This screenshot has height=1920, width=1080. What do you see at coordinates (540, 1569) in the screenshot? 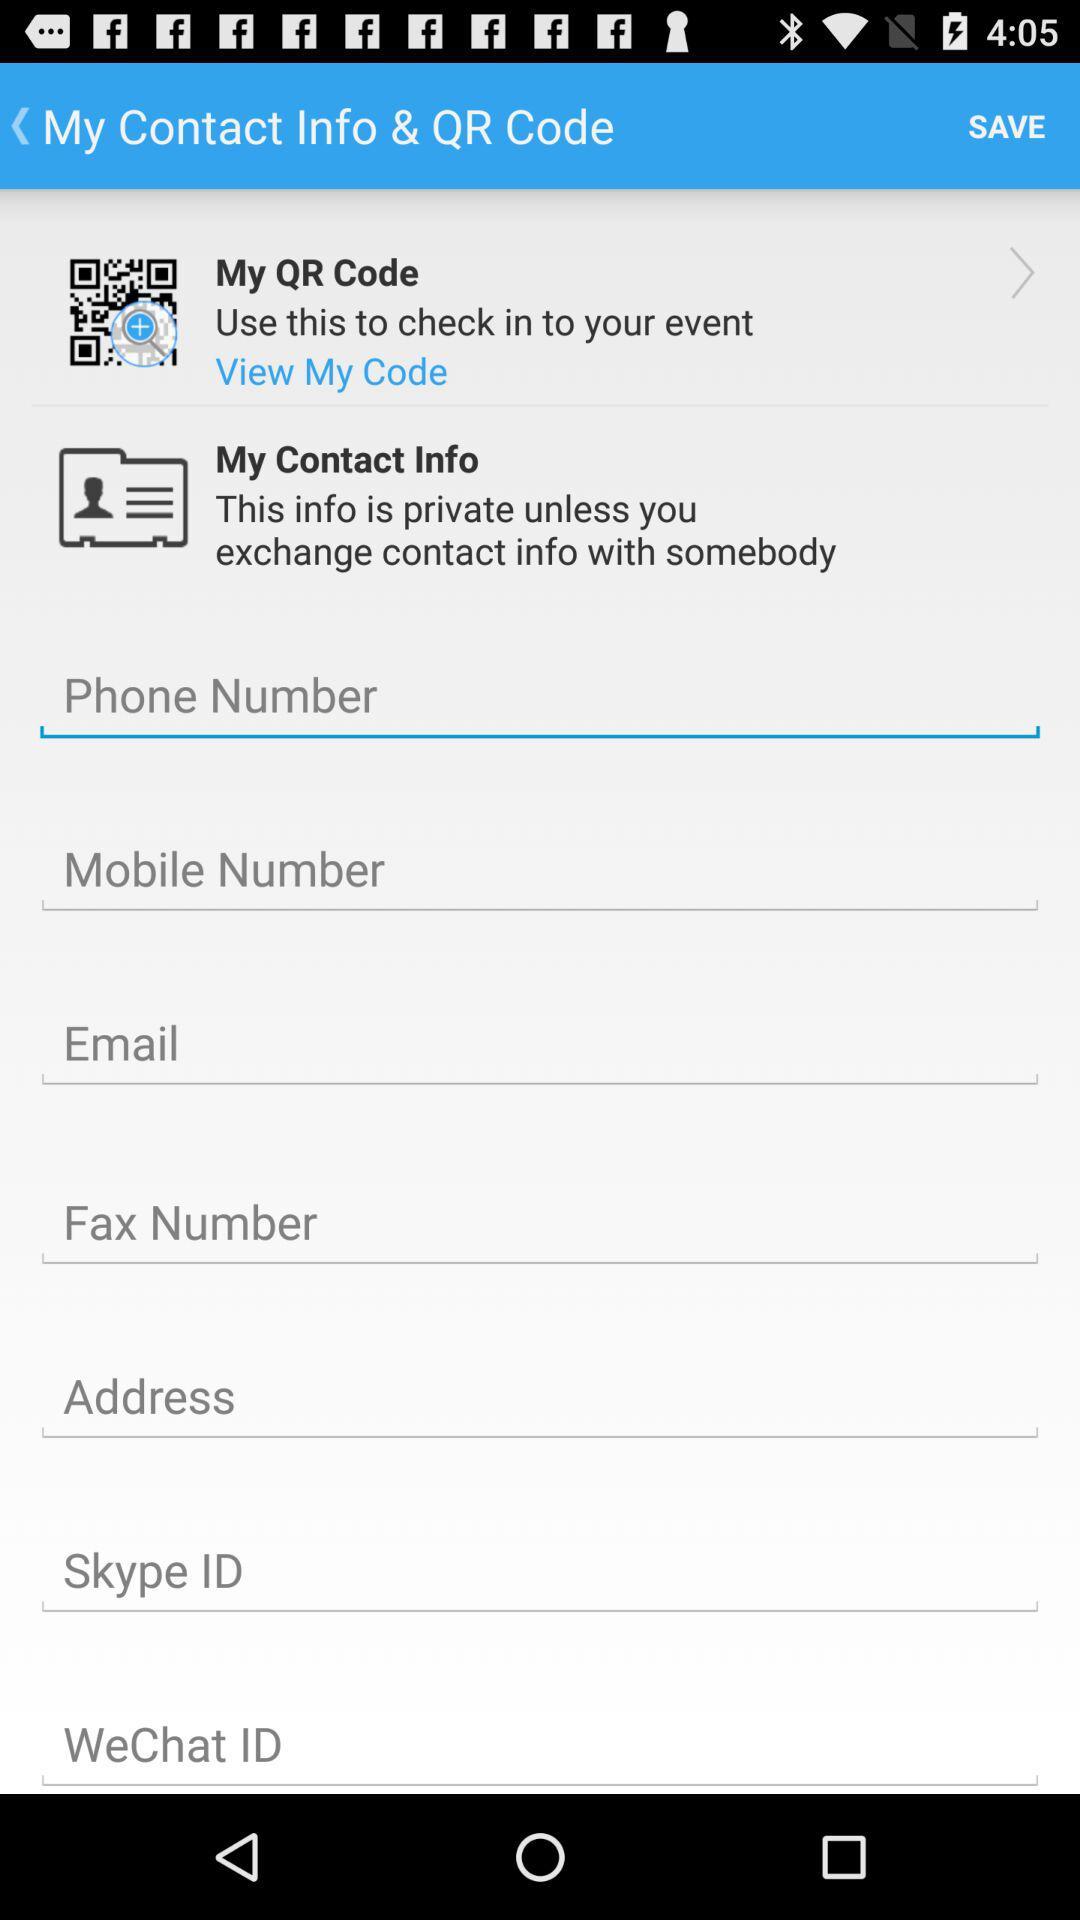
I see `skype id` at bounding box center [540, 1569].